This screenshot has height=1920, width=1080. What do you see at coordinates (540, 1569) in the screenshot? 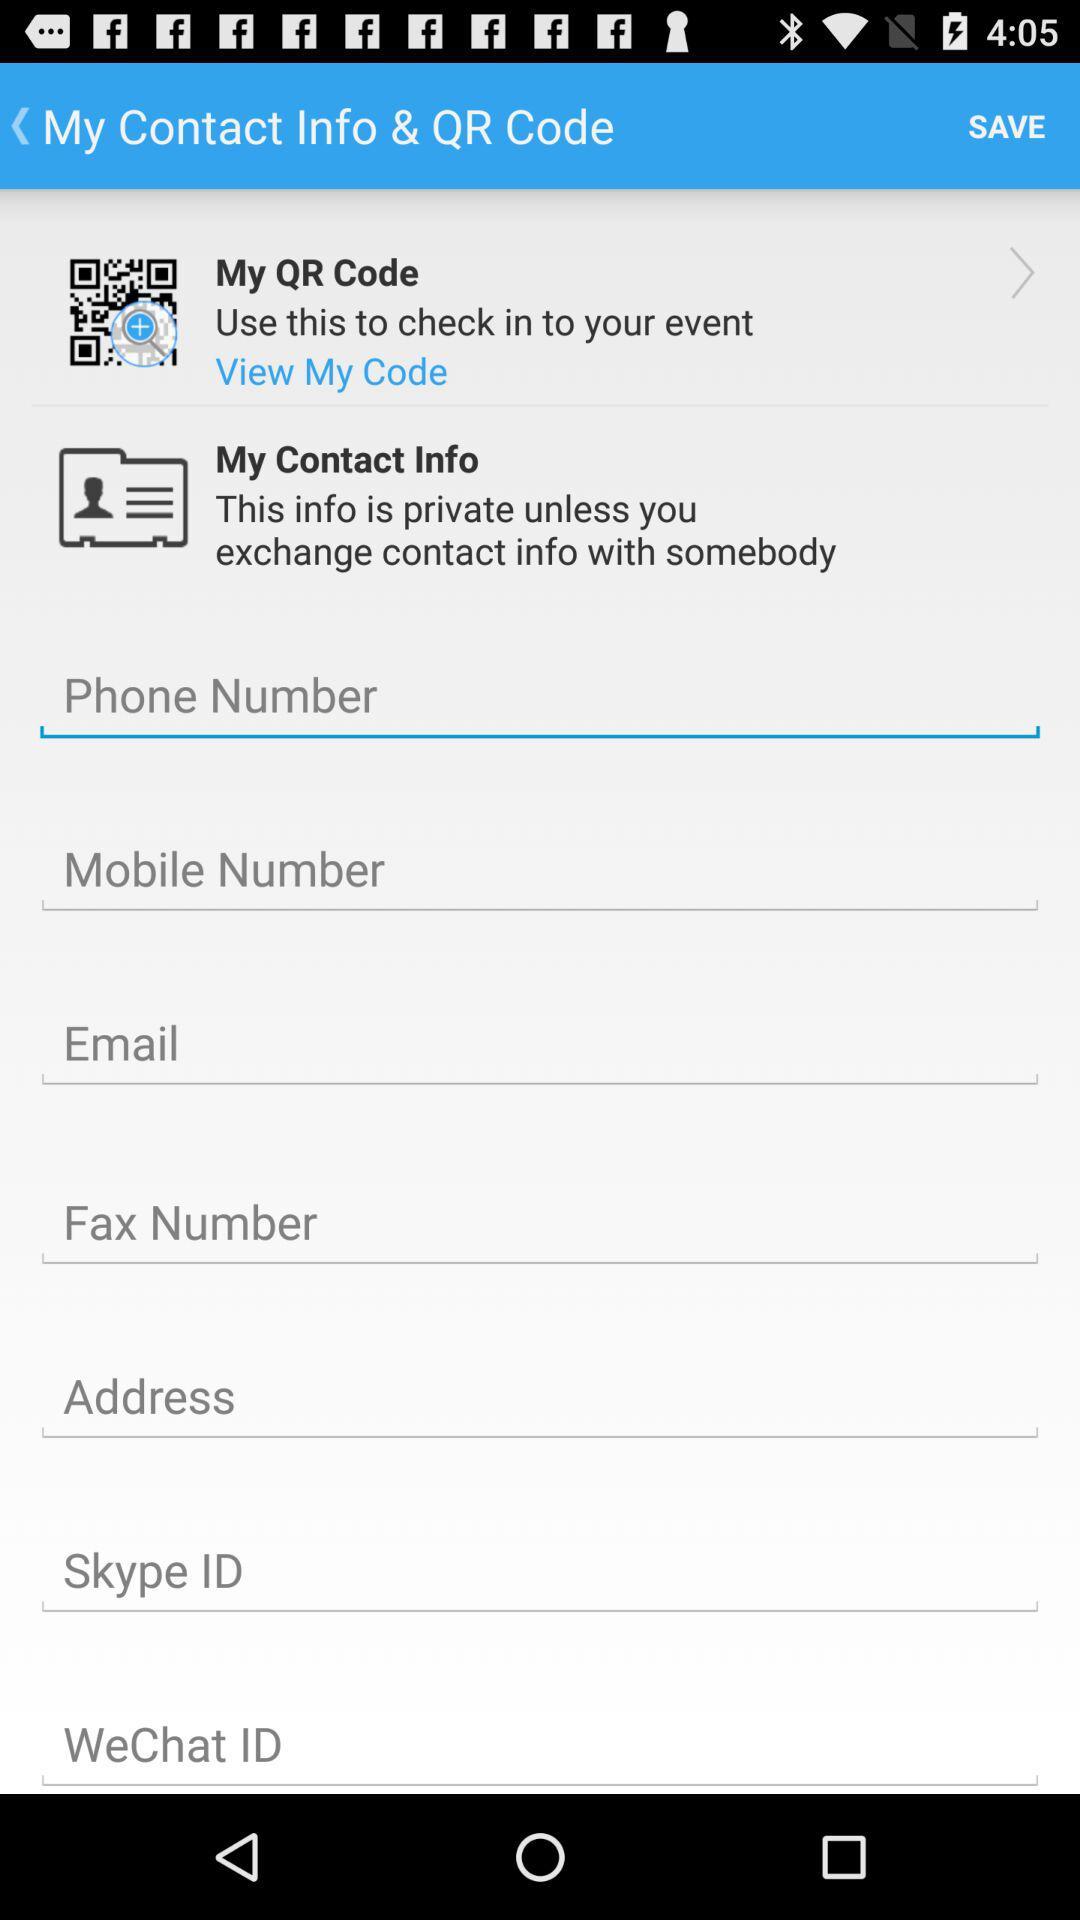
I see `skype id` at bounding box center [540, 1569].